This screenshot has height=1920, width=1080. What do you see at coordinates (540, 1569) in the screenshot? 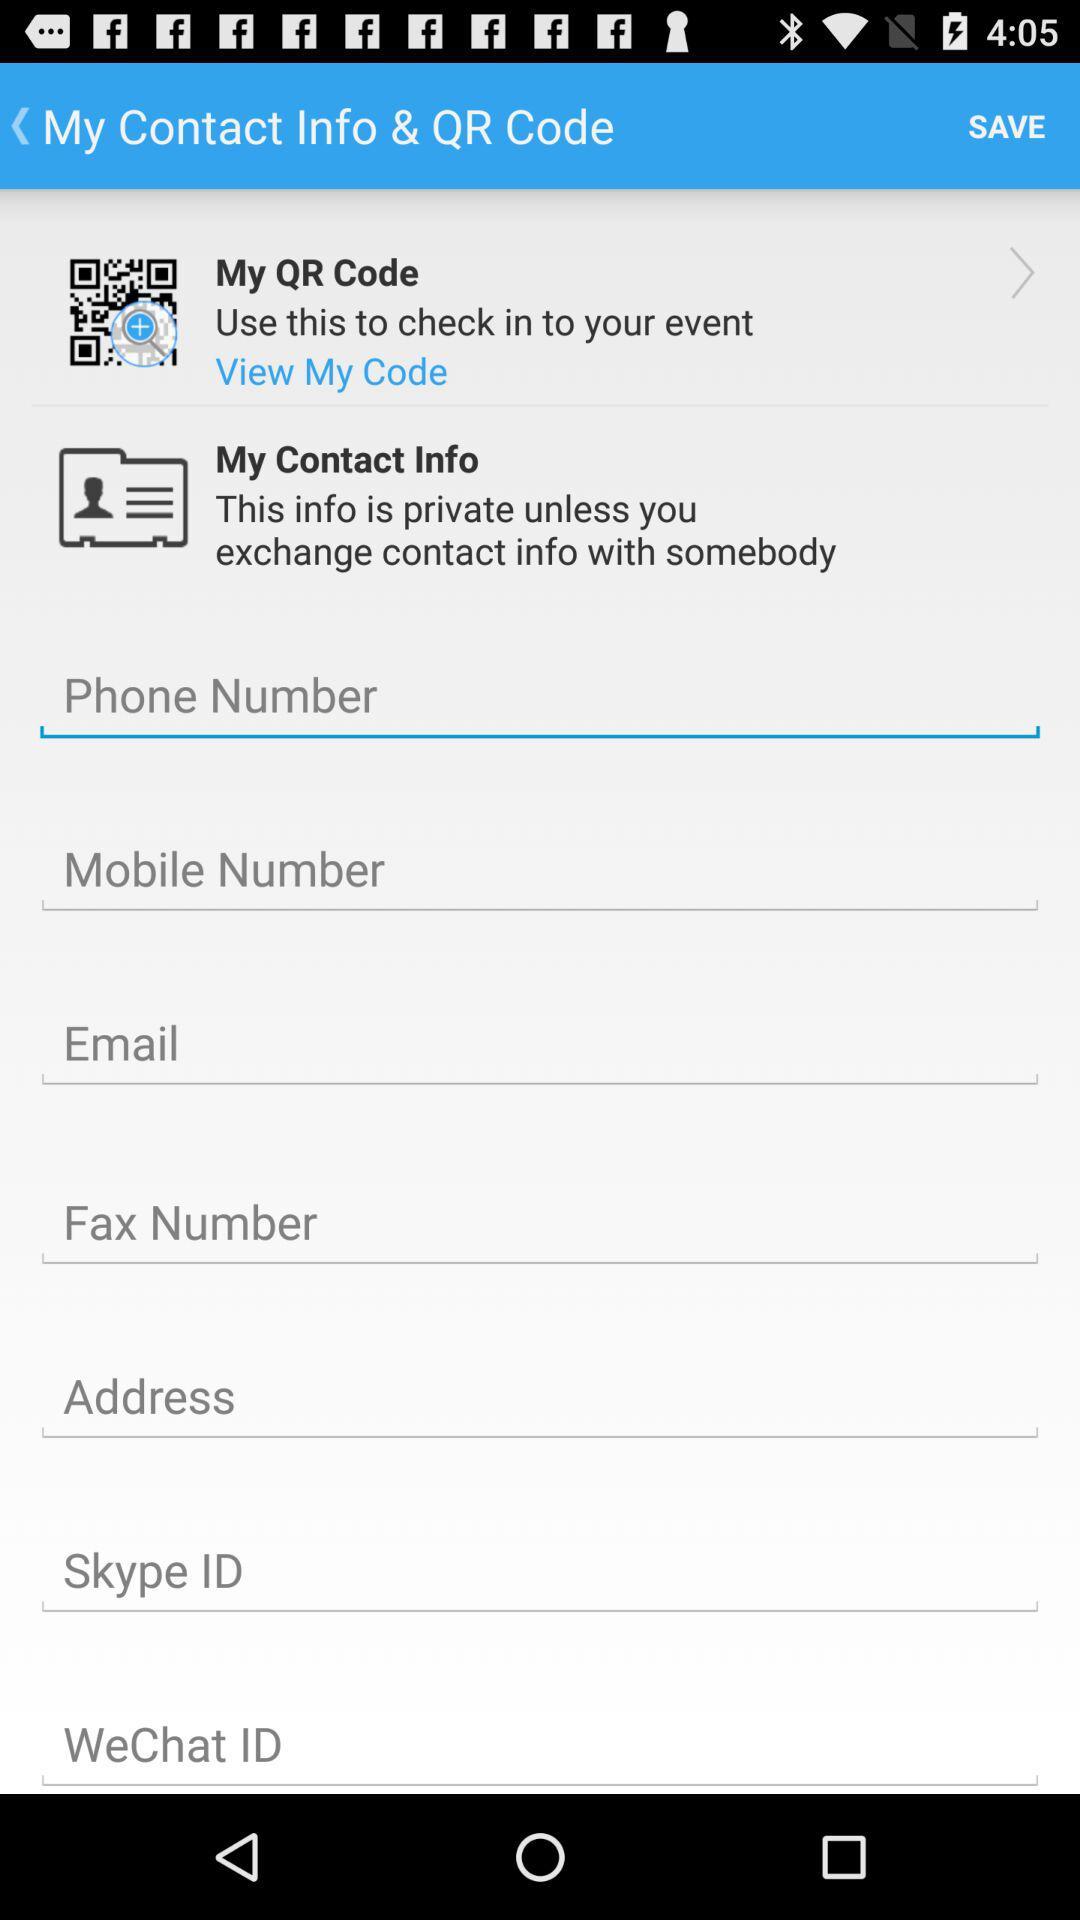
I see `skype id` at bounding box center [540, 1569].